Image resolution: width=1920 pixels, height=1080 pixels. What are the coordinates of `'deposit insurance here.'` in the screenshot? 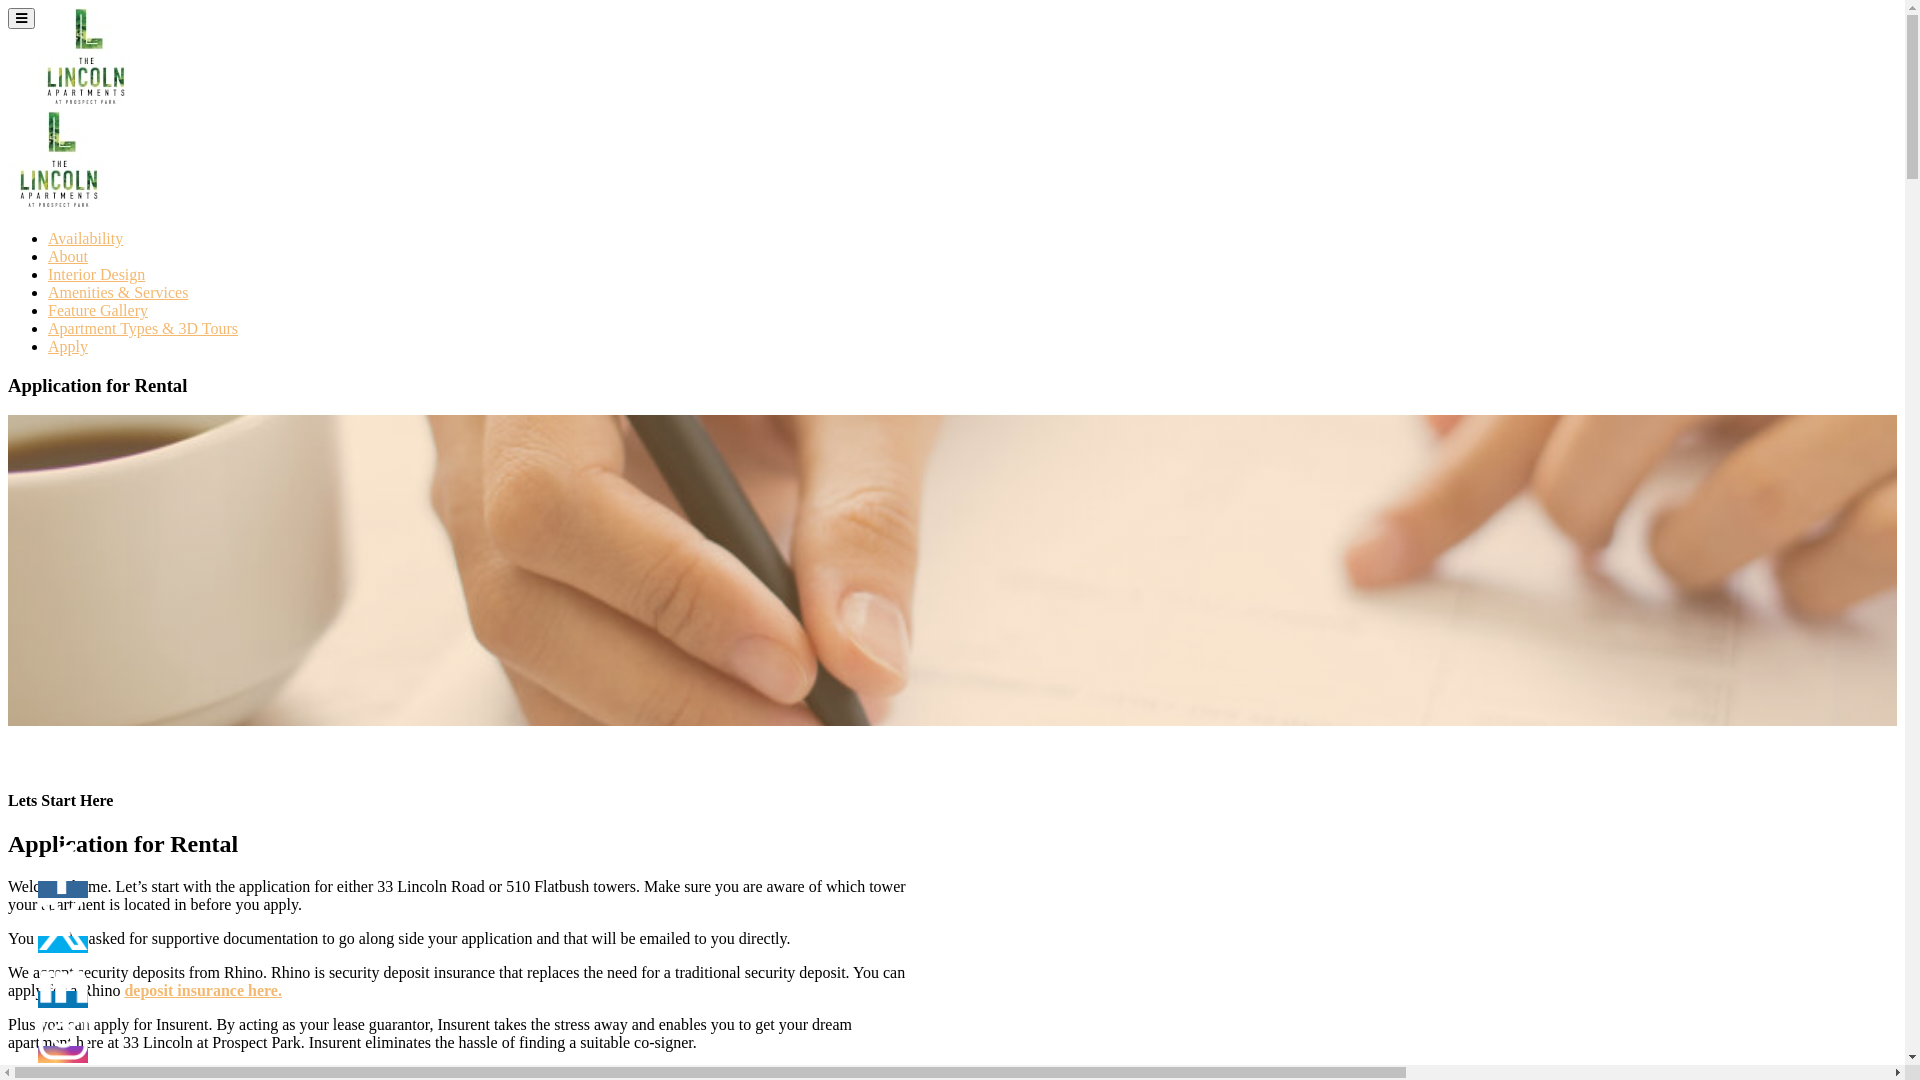 It's located at (123, 990).